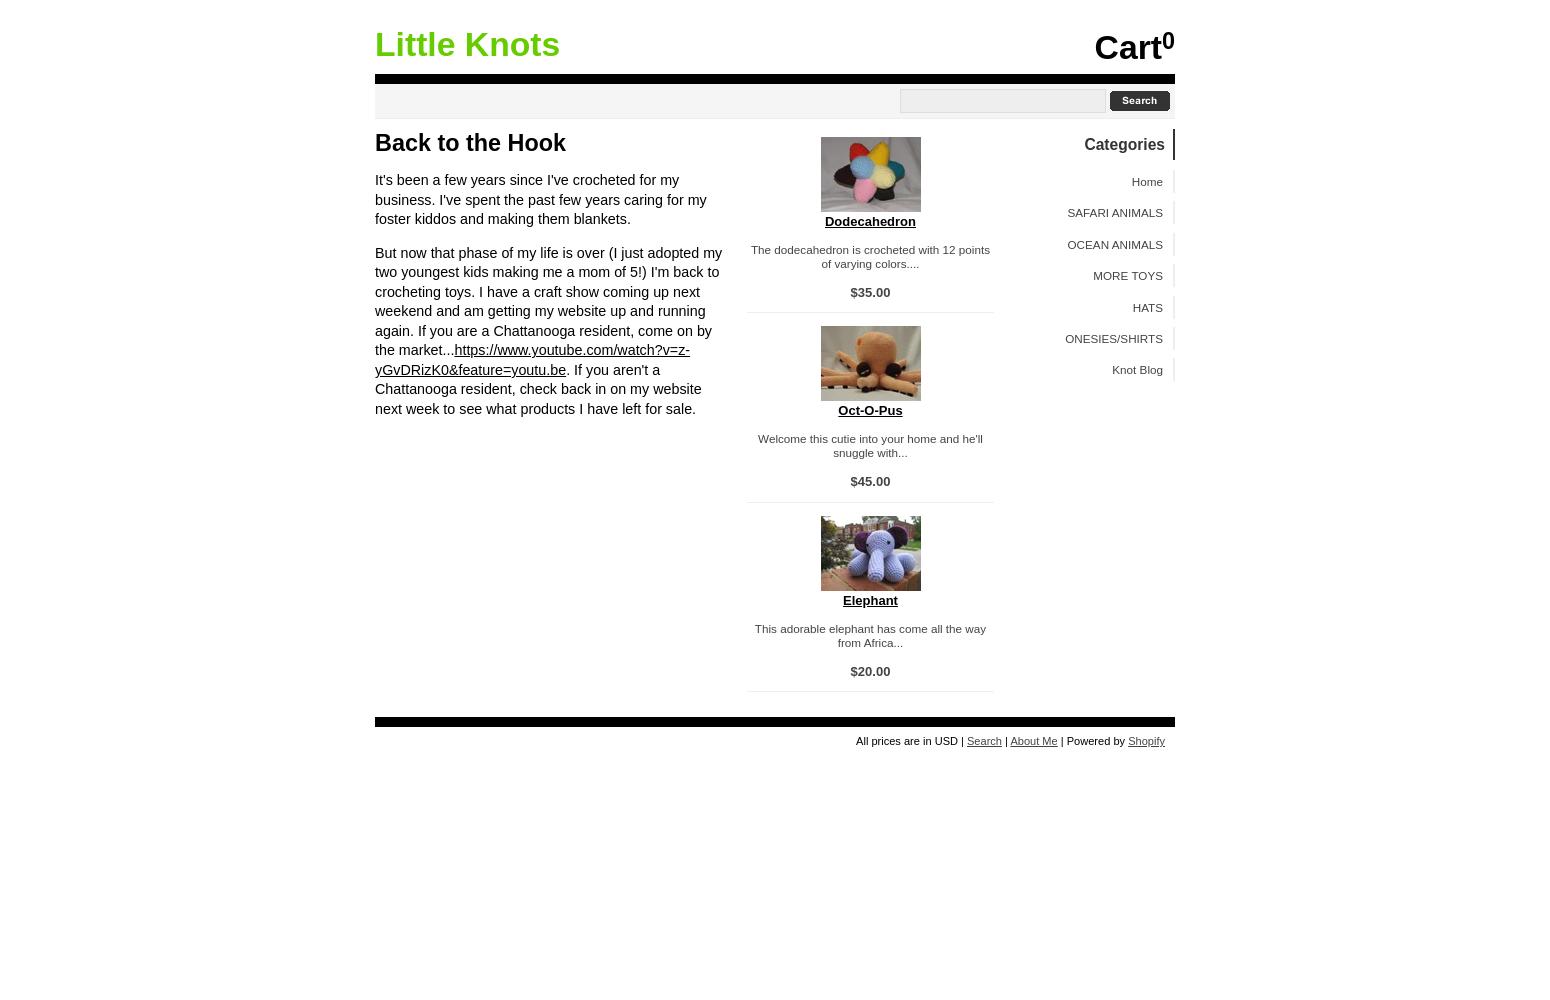 This screenshot has width=1550, height=1000. Describe the element at coordinates (1146, 180) in the screenshot. I see `'Home'` at that location.